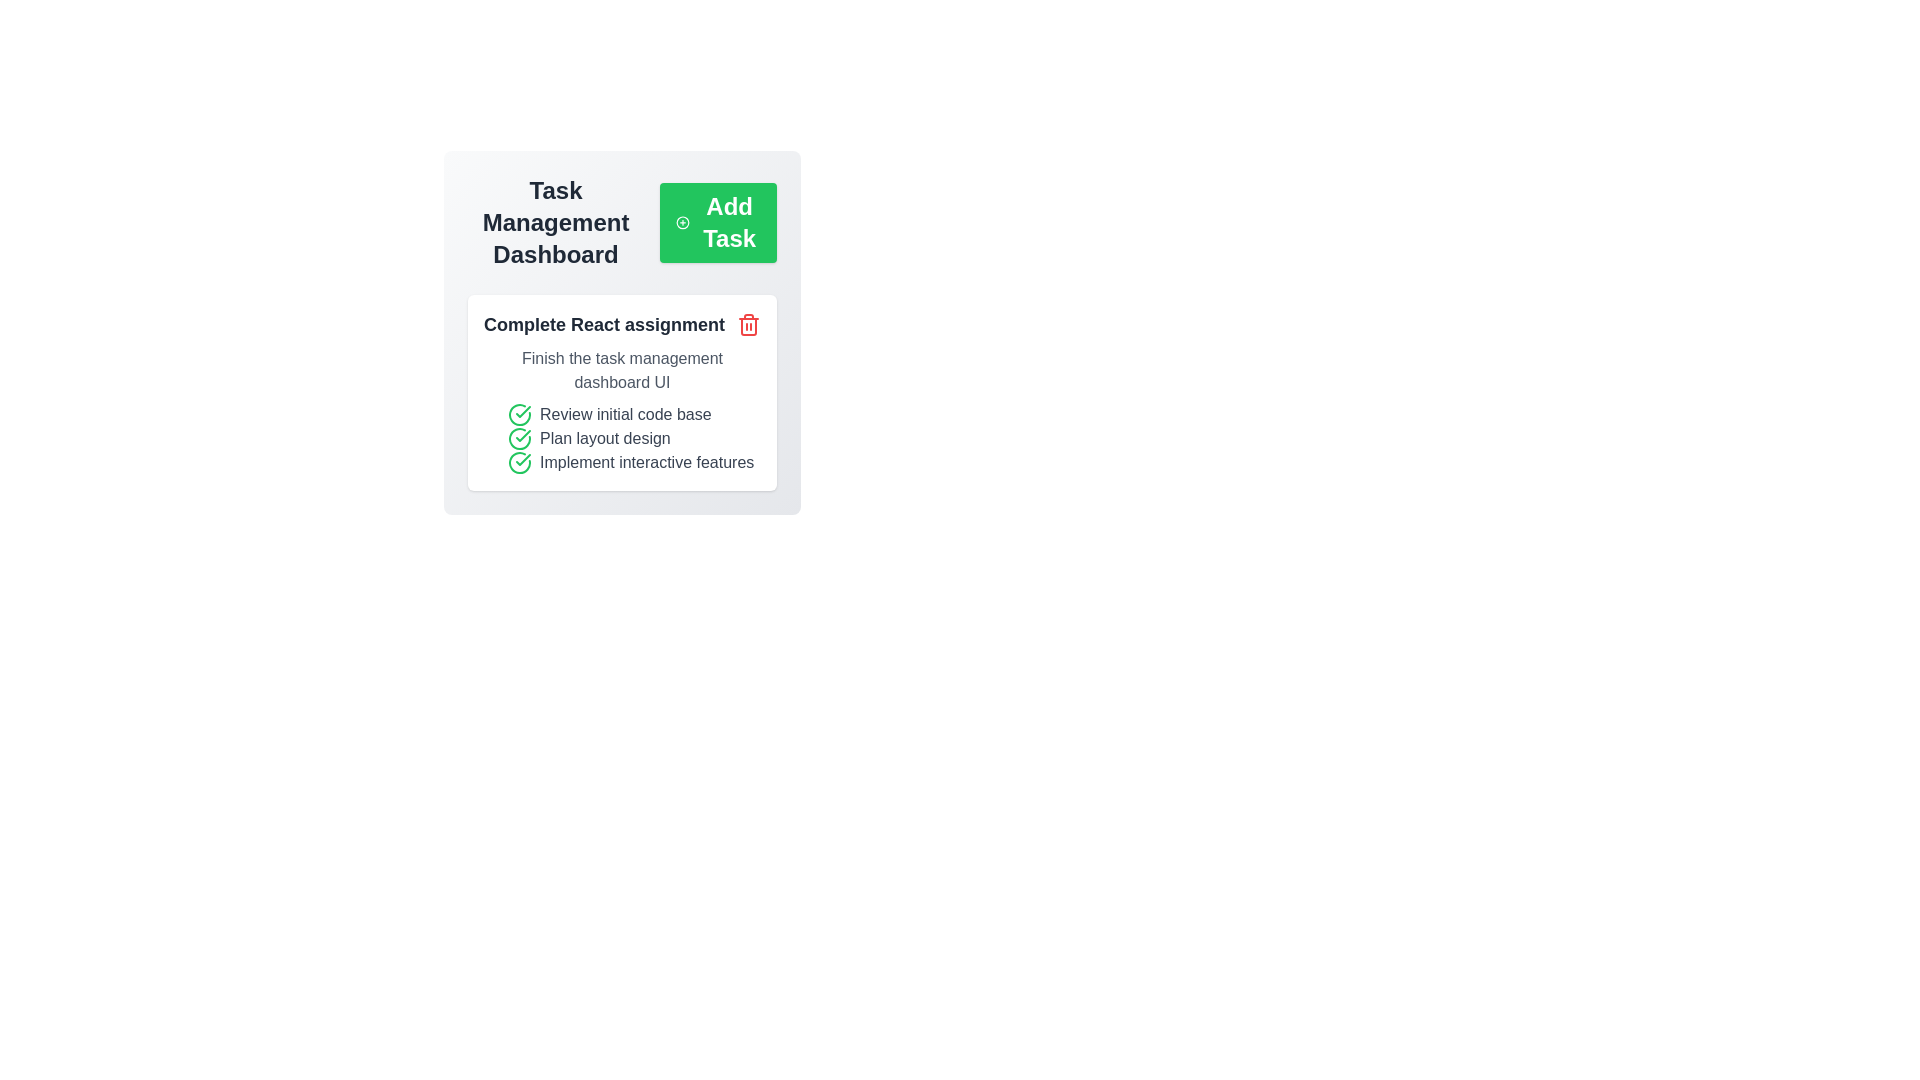 The width and height of the screenshot is (1920, 1080). What do you see at coordinates (621, 223) in the screenshot?
I see `the Header with the text 'Task Management Dashboard' and the green 'Add Task' button` at bounding box center [621, 223].